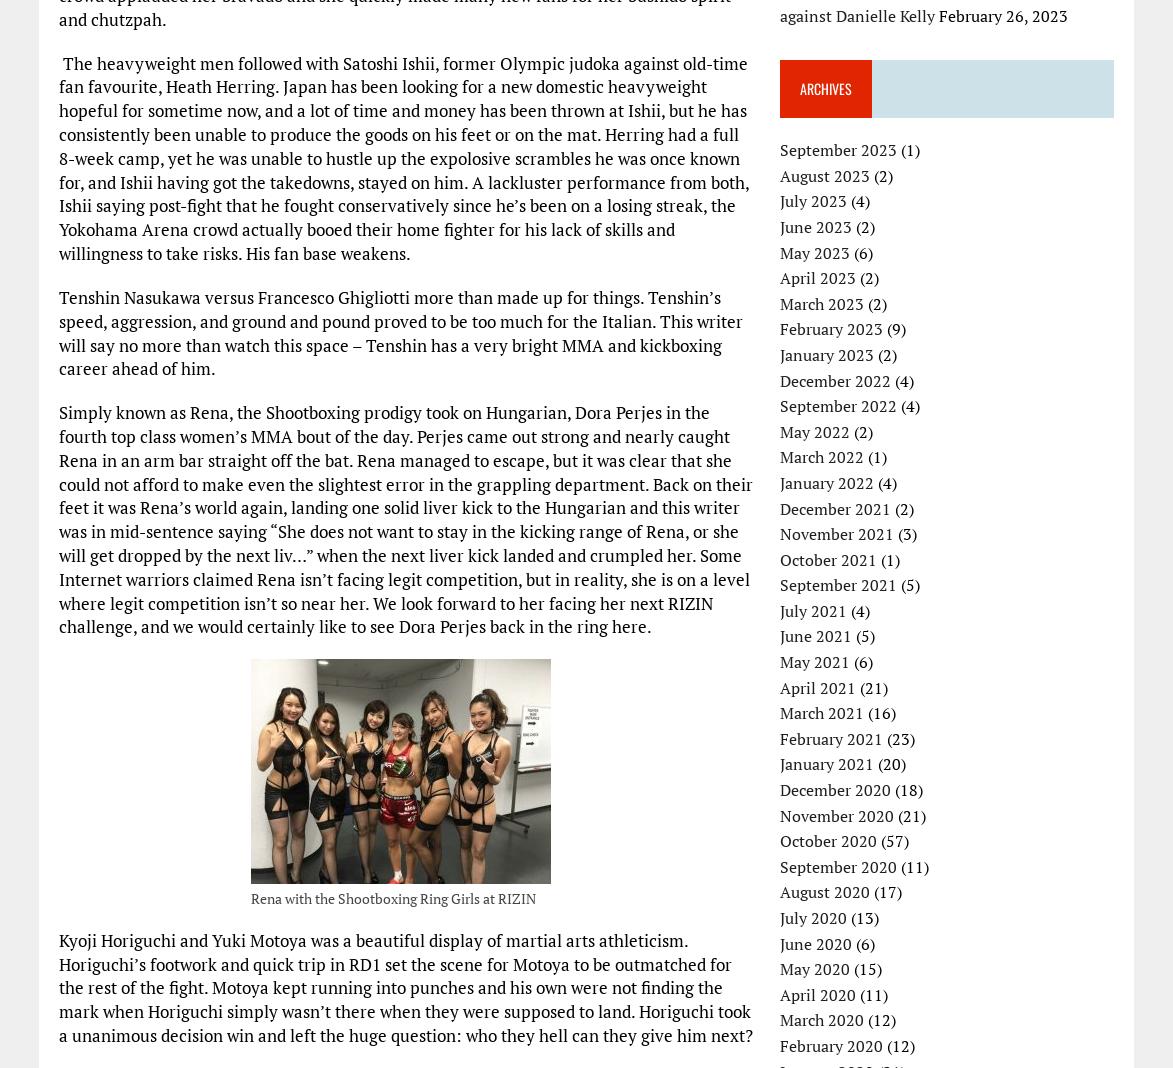 The height and width of the screenshot is (1068, 1173). Describe the element at coordinates (898, 737) in the screenshot. I see `'(23)'` at that location.